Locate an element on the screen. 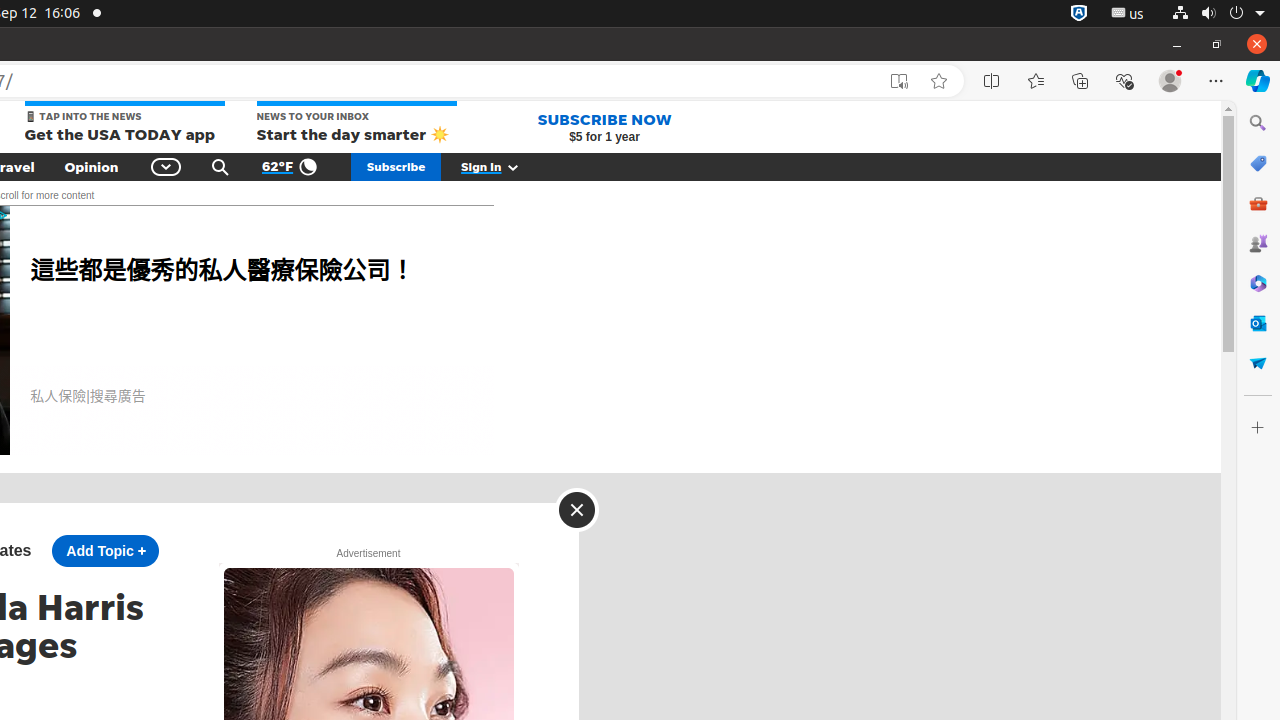 The height and width of the screenshot is (720, 1280). 'Global Navigation' is located at coordinates (166, 165).